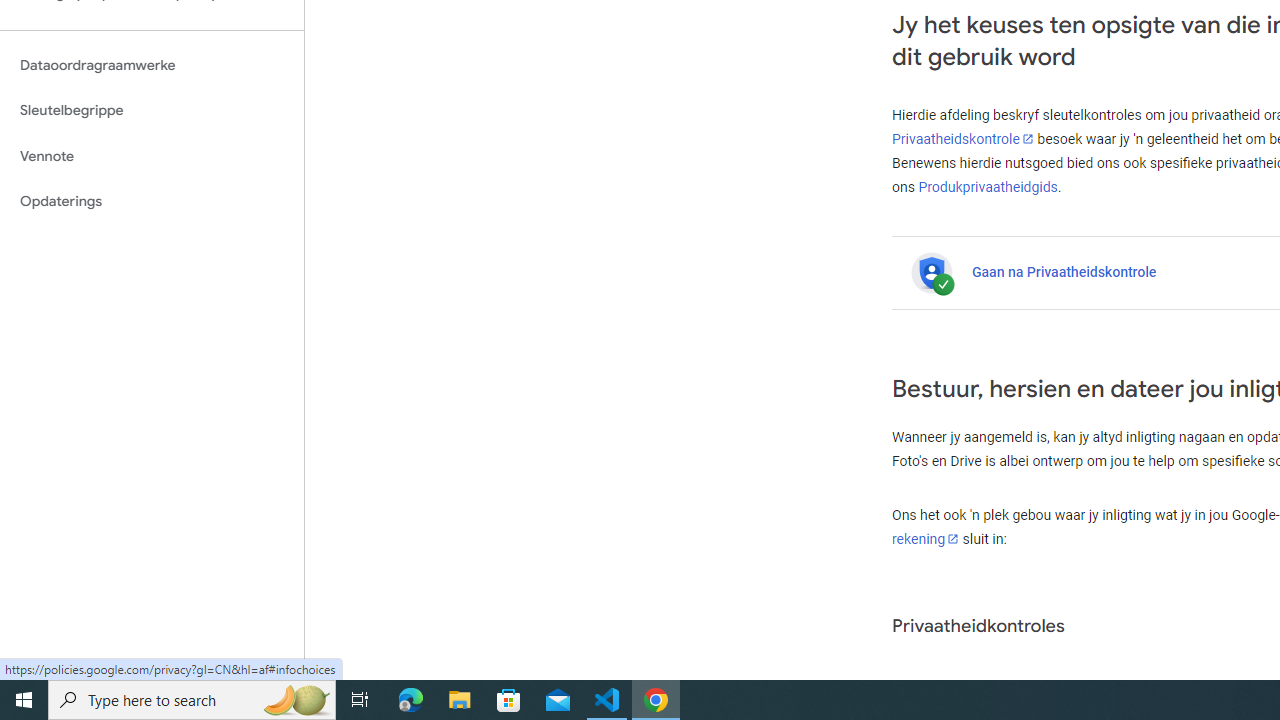 The image size is (1280, 720). Describe the element at coordinates (151, 201) in the screenshot. I see `'Opdaterings'` at that location.